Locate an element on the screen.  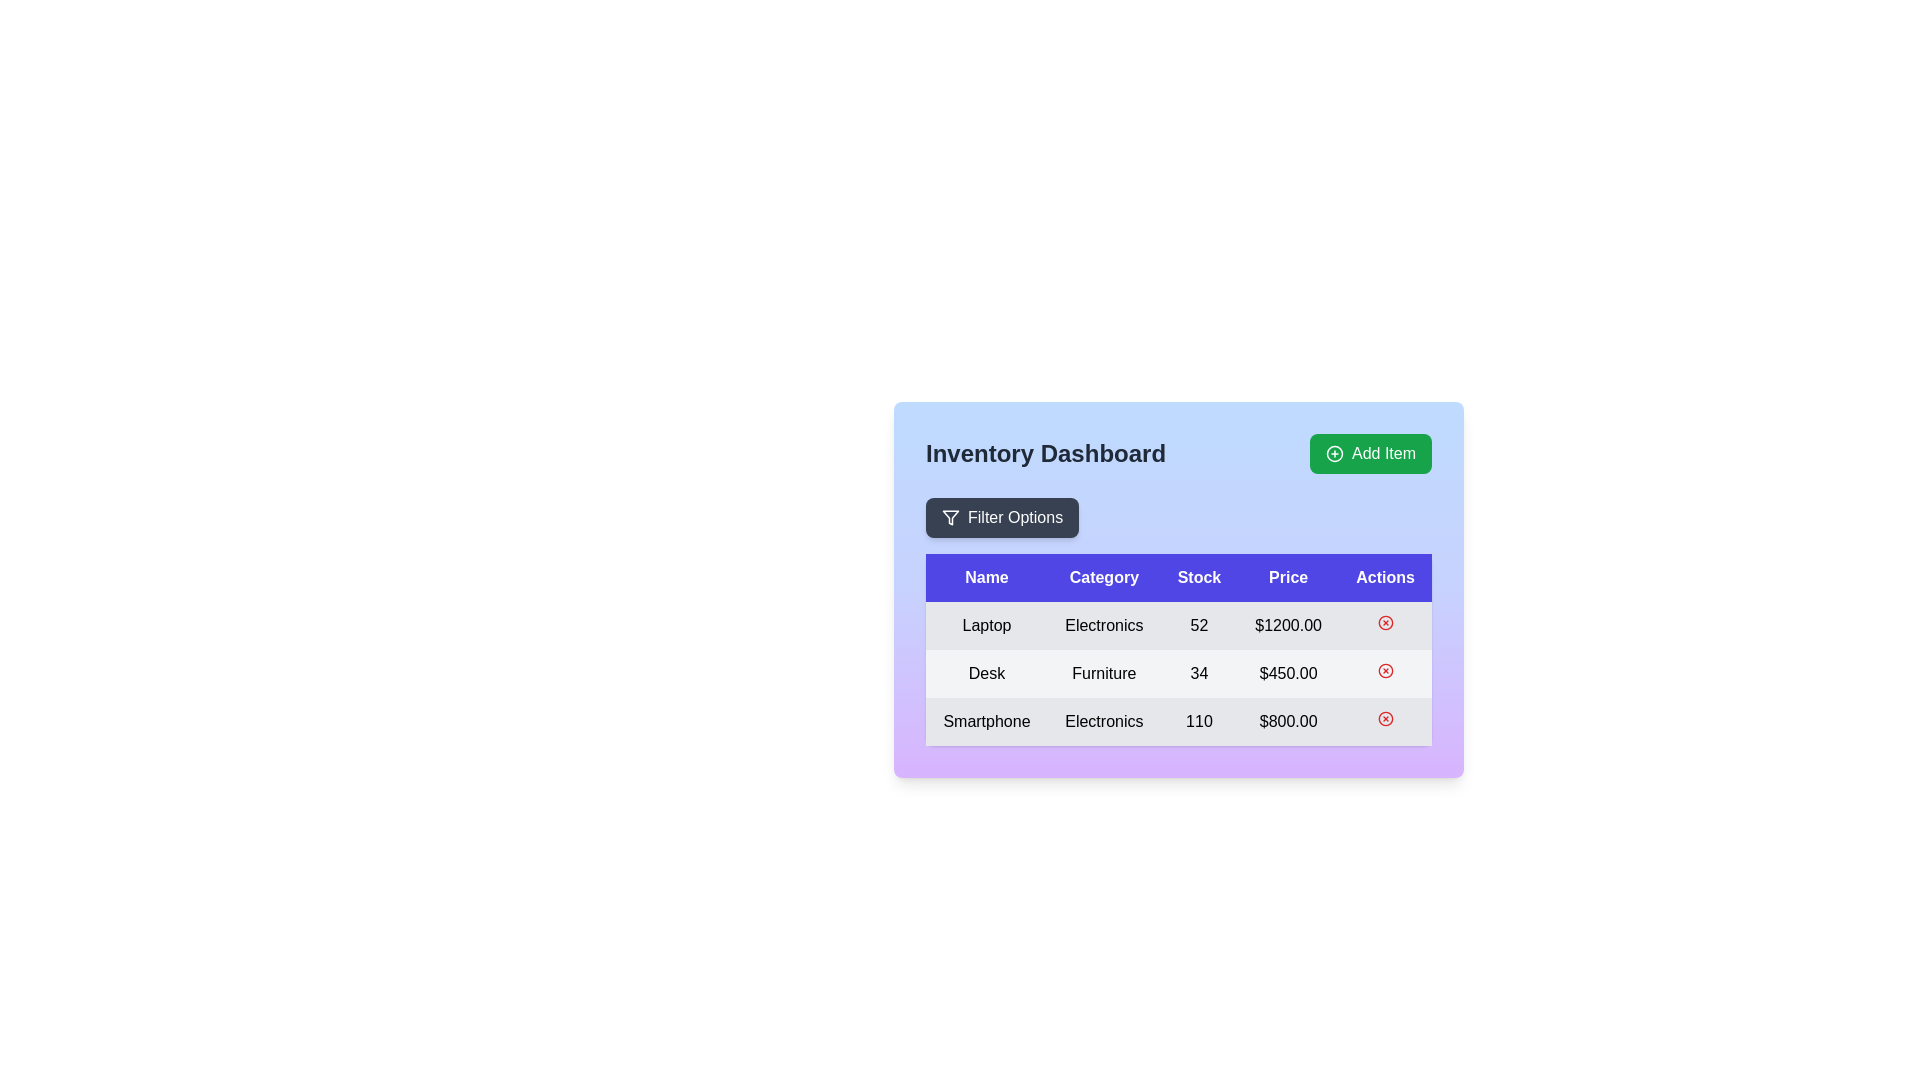
the text label reading 'Desk' is located at coordinates (987, 674).